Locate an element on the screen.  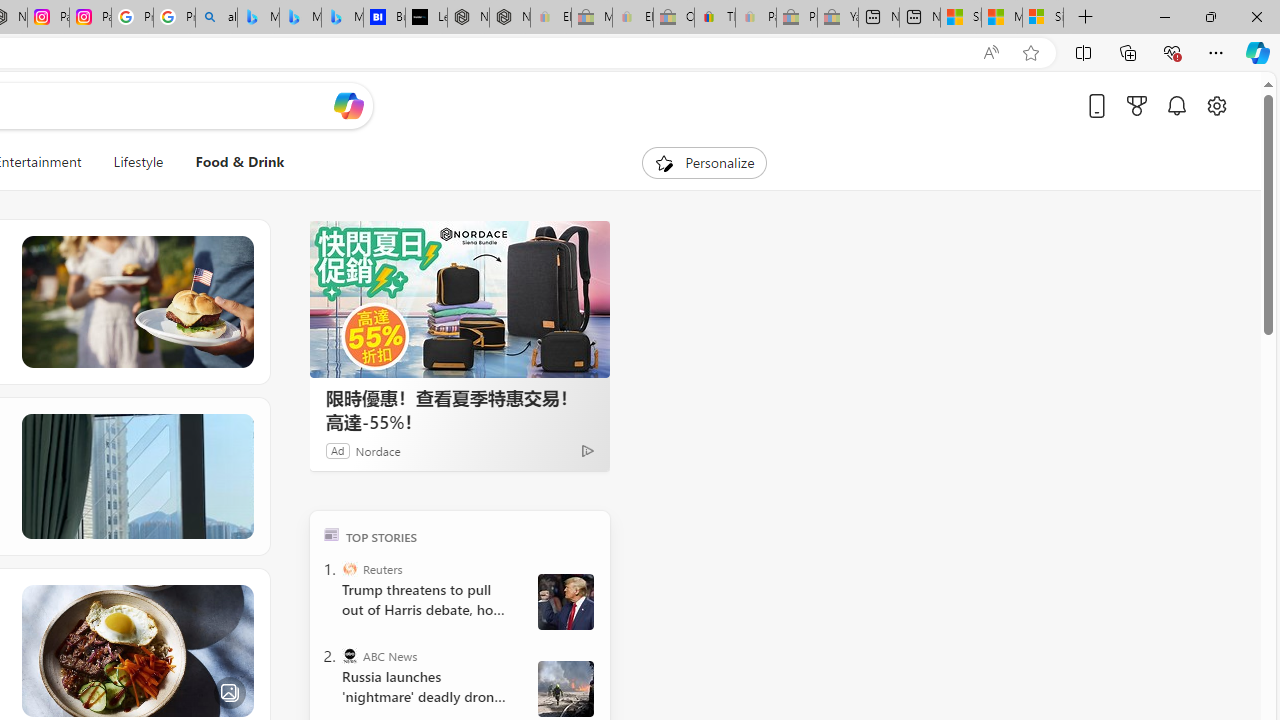
'Personalize' is located at coordinates (704, 162).